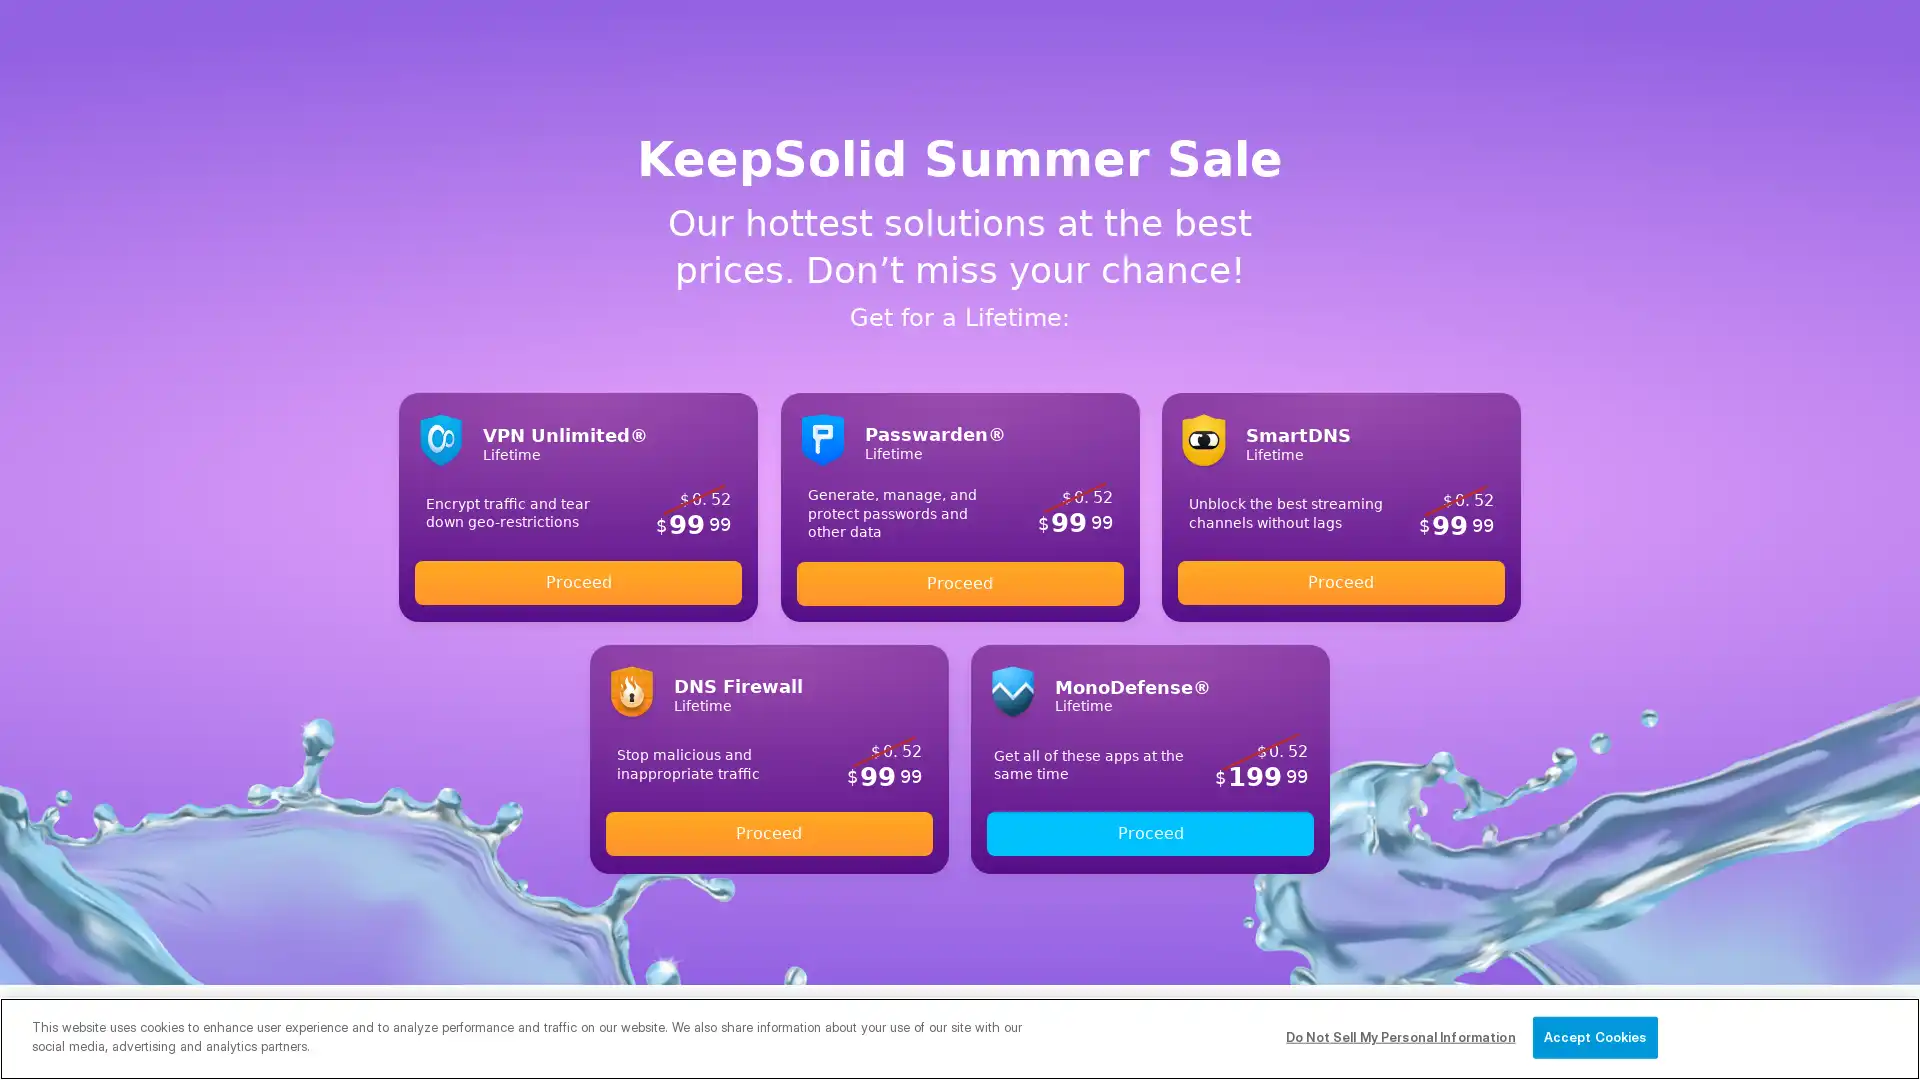 The image size is (1920, 1080). Describe the element at coordinates (1593, 1036) in the screenshot. I see `Accept Cookies` at that location.